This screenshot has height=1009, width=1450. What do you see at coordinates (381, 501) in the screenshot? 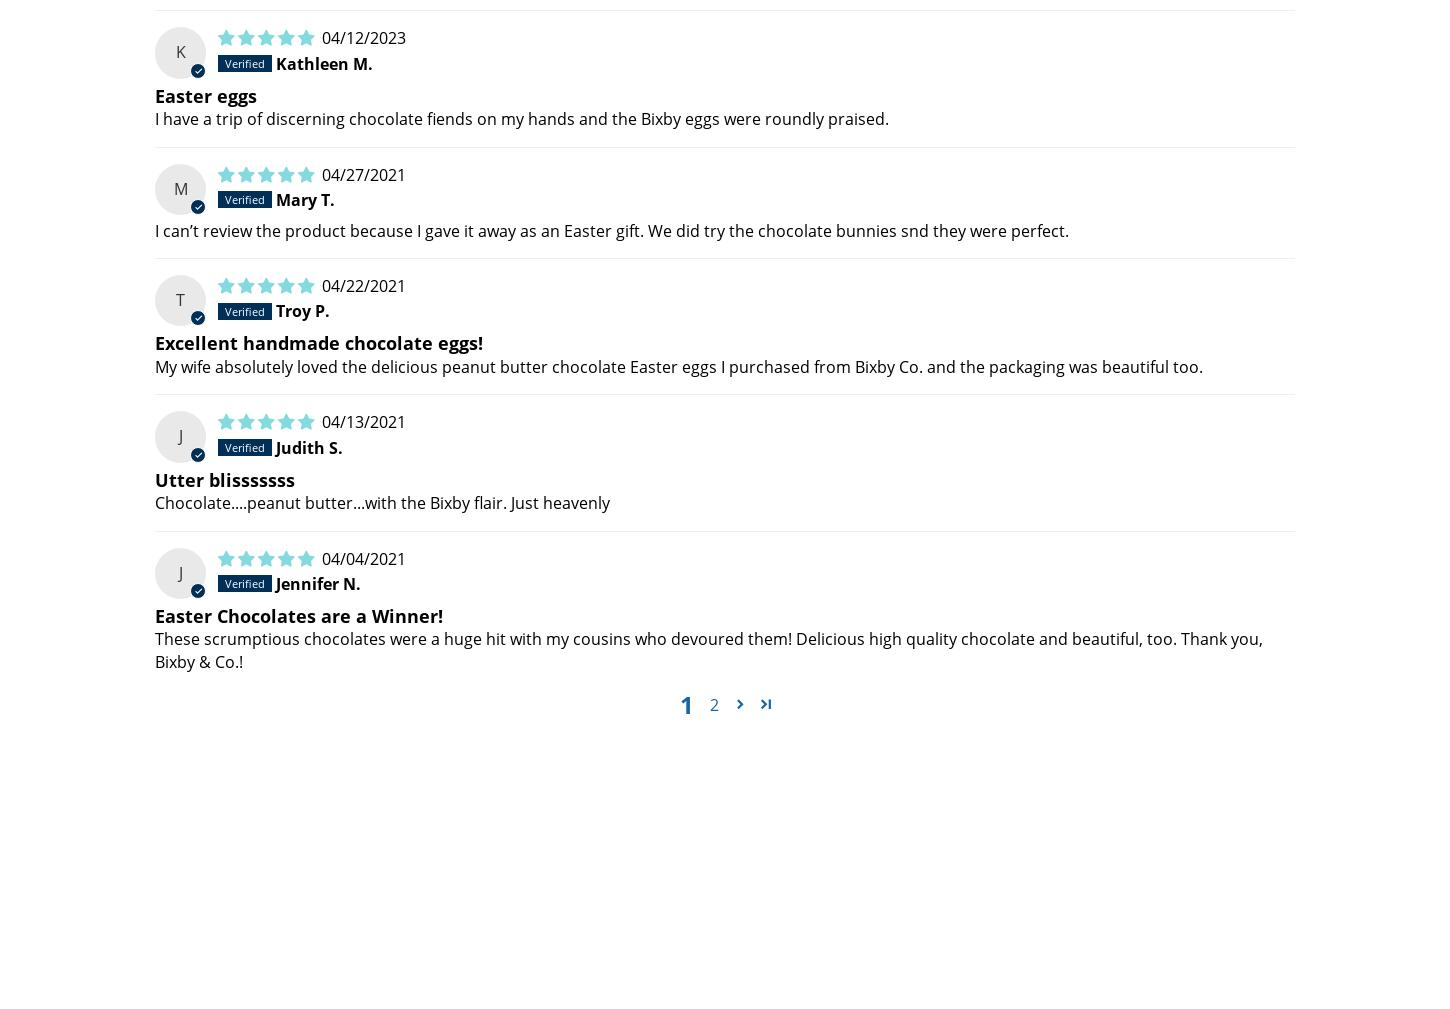
I see `'Chocolate....peanut butter...with the Bixby flair. Just heavenly'` at bounding box center [381, 501].